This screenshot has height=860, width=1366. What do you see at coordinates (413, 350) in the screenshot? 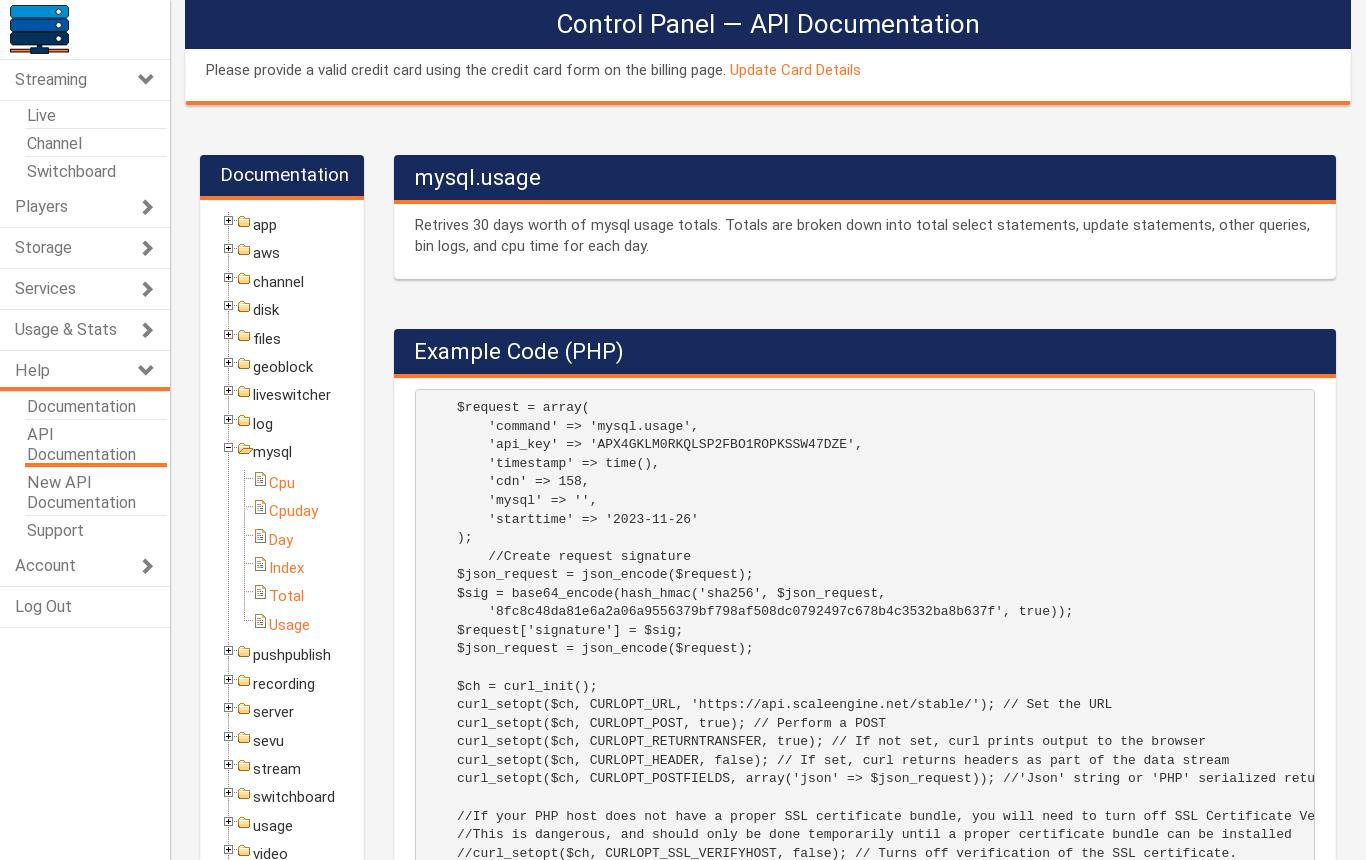
I see `'Example Code (PHP)'` at bounding box center [413, 350].